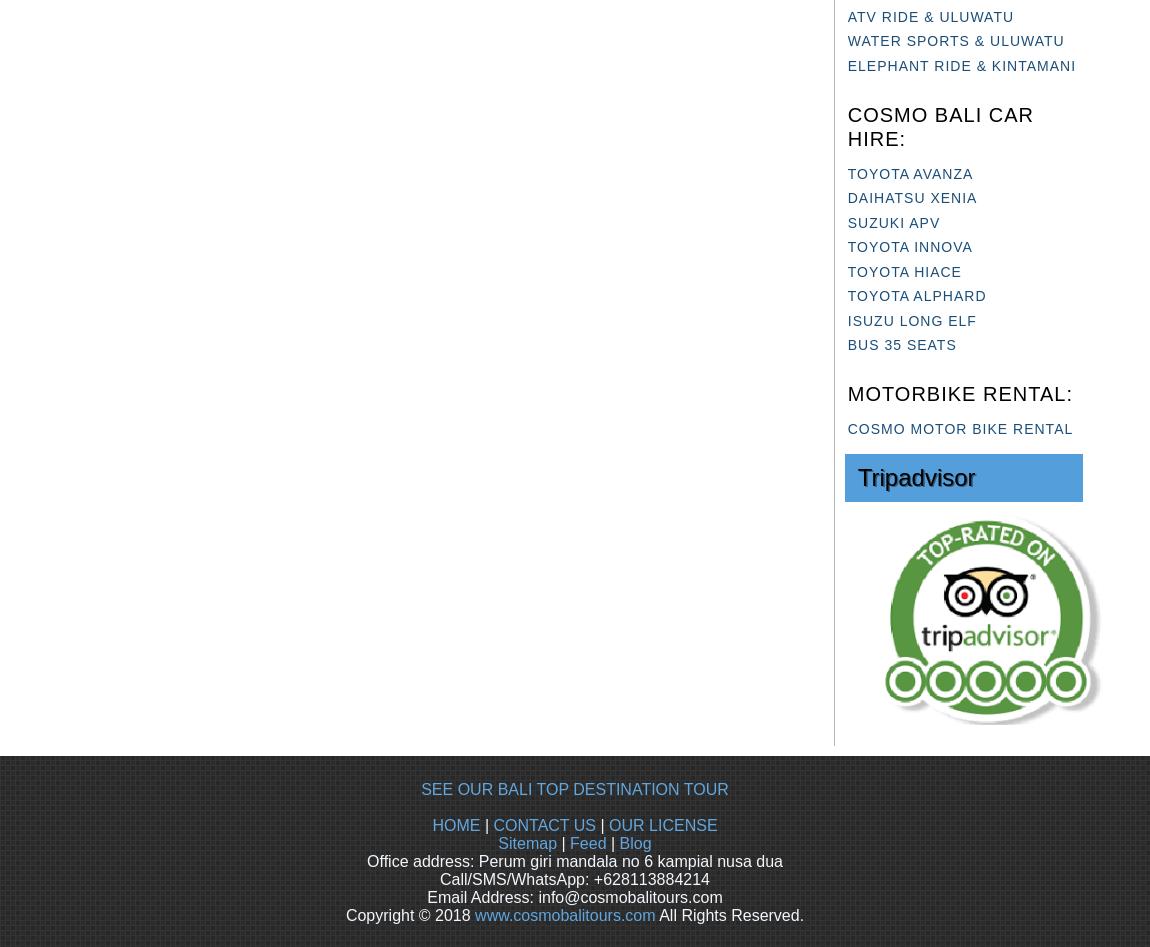  Describe the element at coordinates (634, 842) in the screenshot. I see `'Blog'` at that location.